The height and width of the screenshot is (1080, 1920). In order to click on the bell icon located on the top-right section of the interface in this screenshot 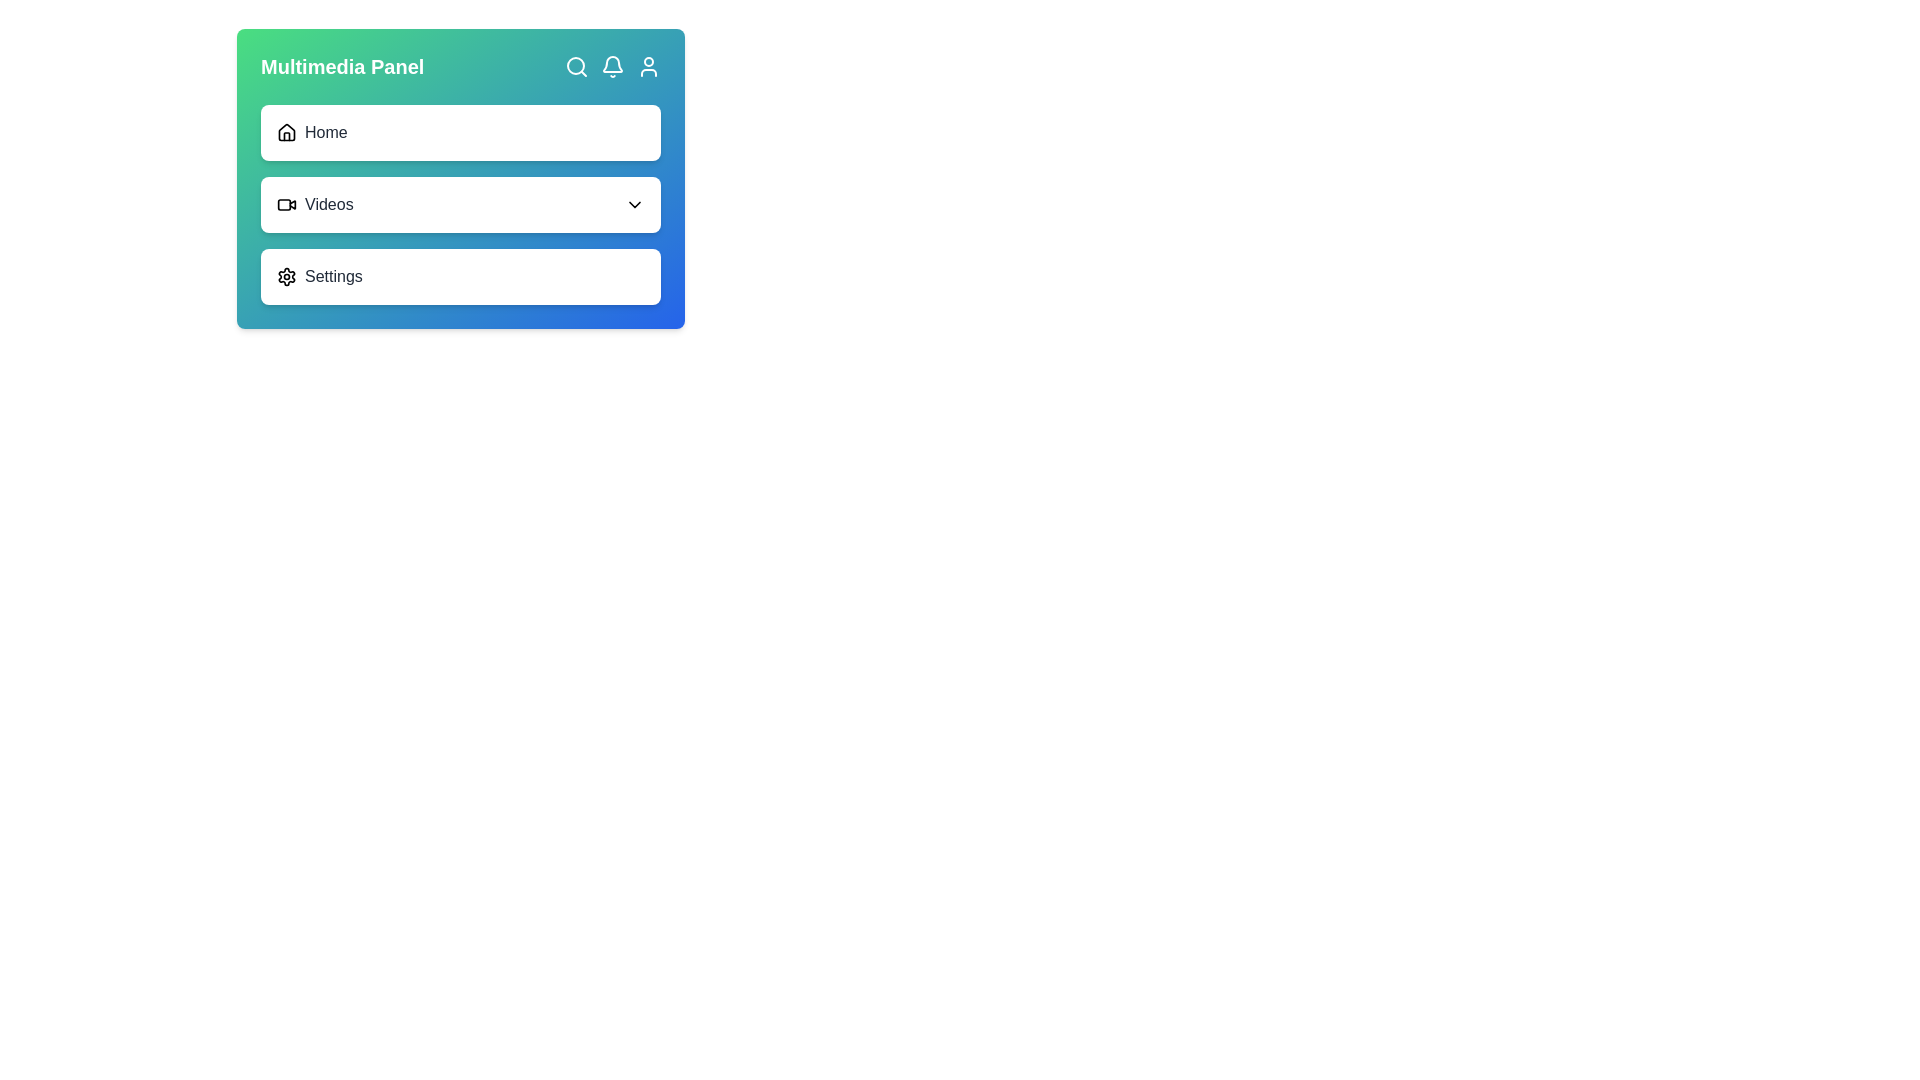, I will do `click(612, 65)`.